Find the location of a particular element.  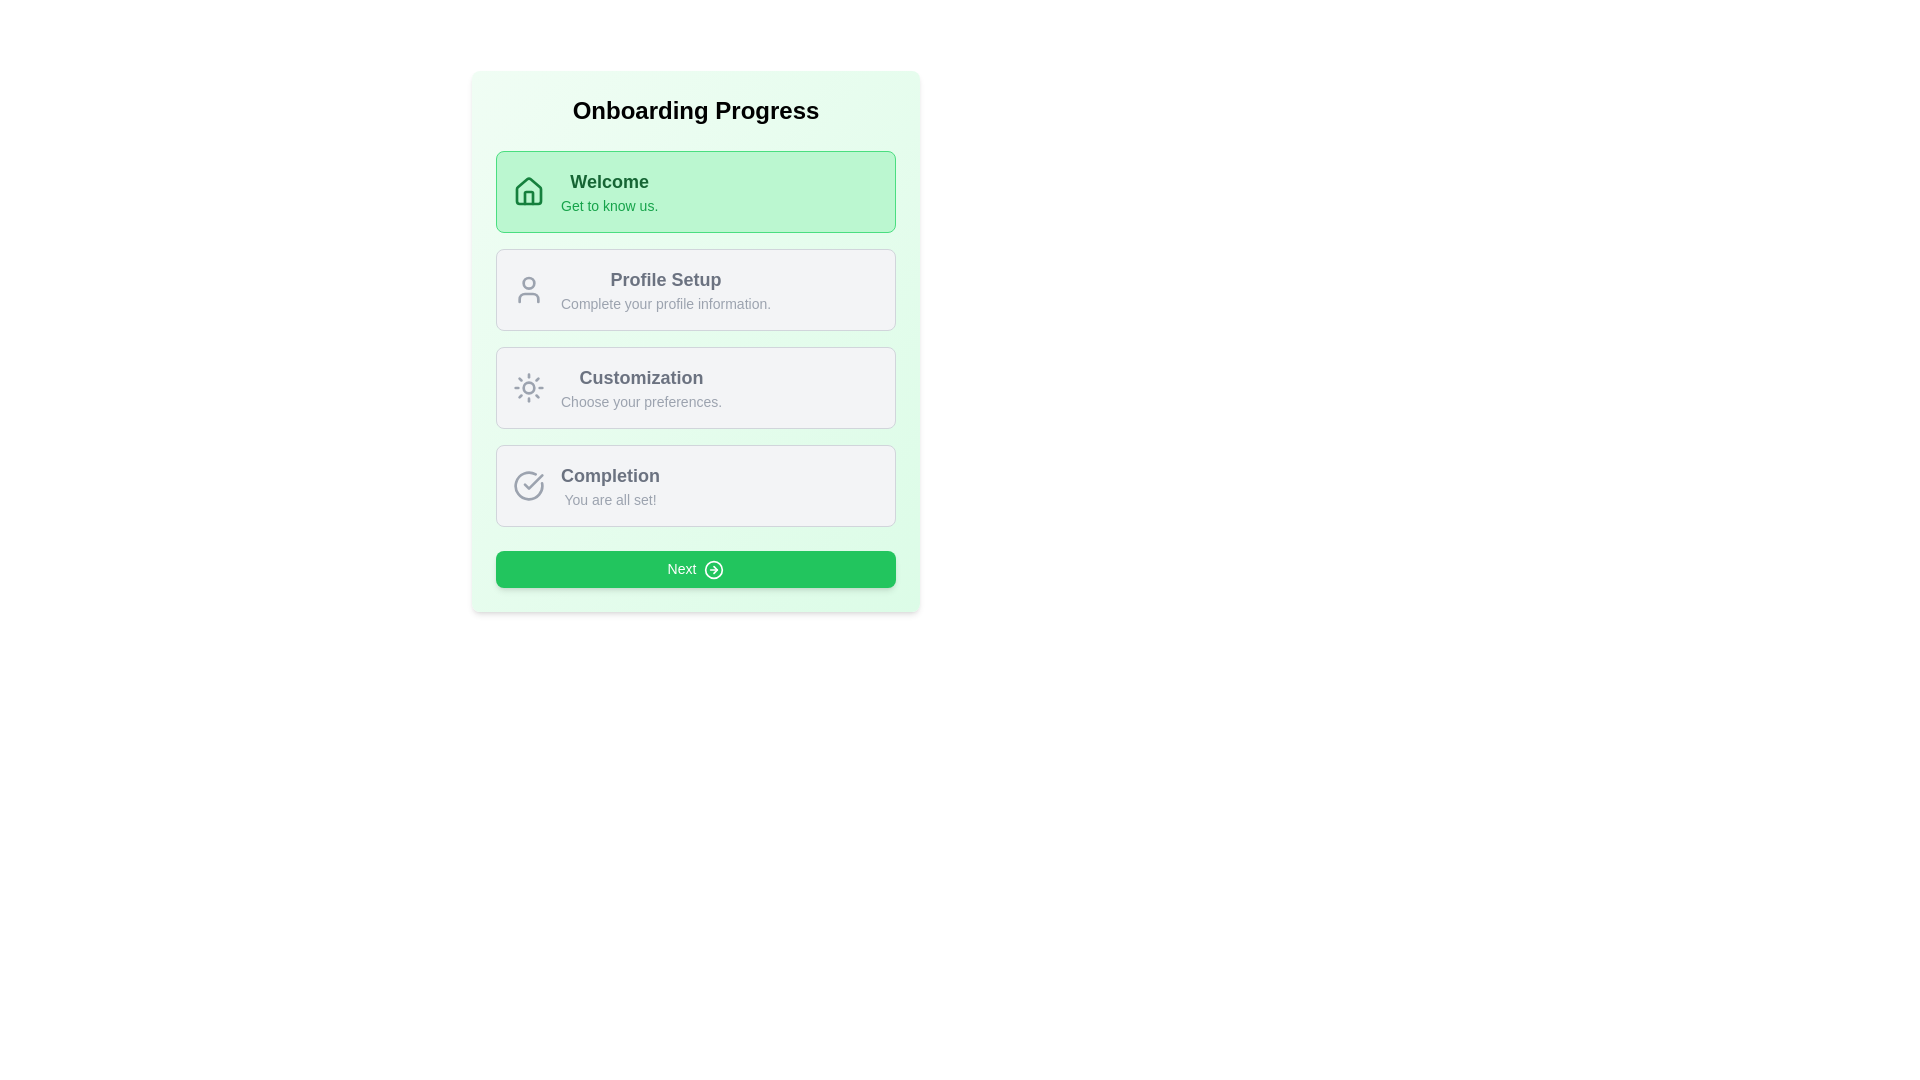

the button at the bottom of the onboarding progress steps to proceed to the next step is located at coordinates (696, 569).